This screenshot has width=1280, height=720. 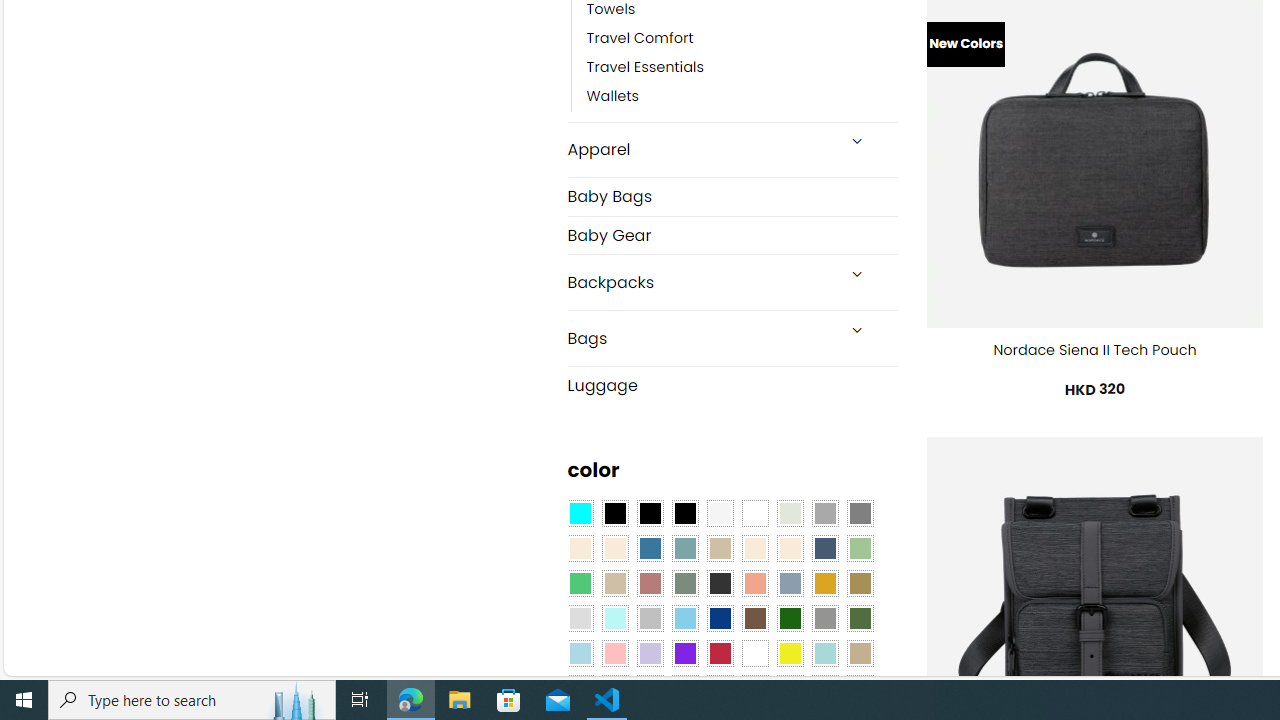 What do you see at coordinates (650, 549) in the screenshot?
I see `'Blue'` at bounding box center [650, 549].